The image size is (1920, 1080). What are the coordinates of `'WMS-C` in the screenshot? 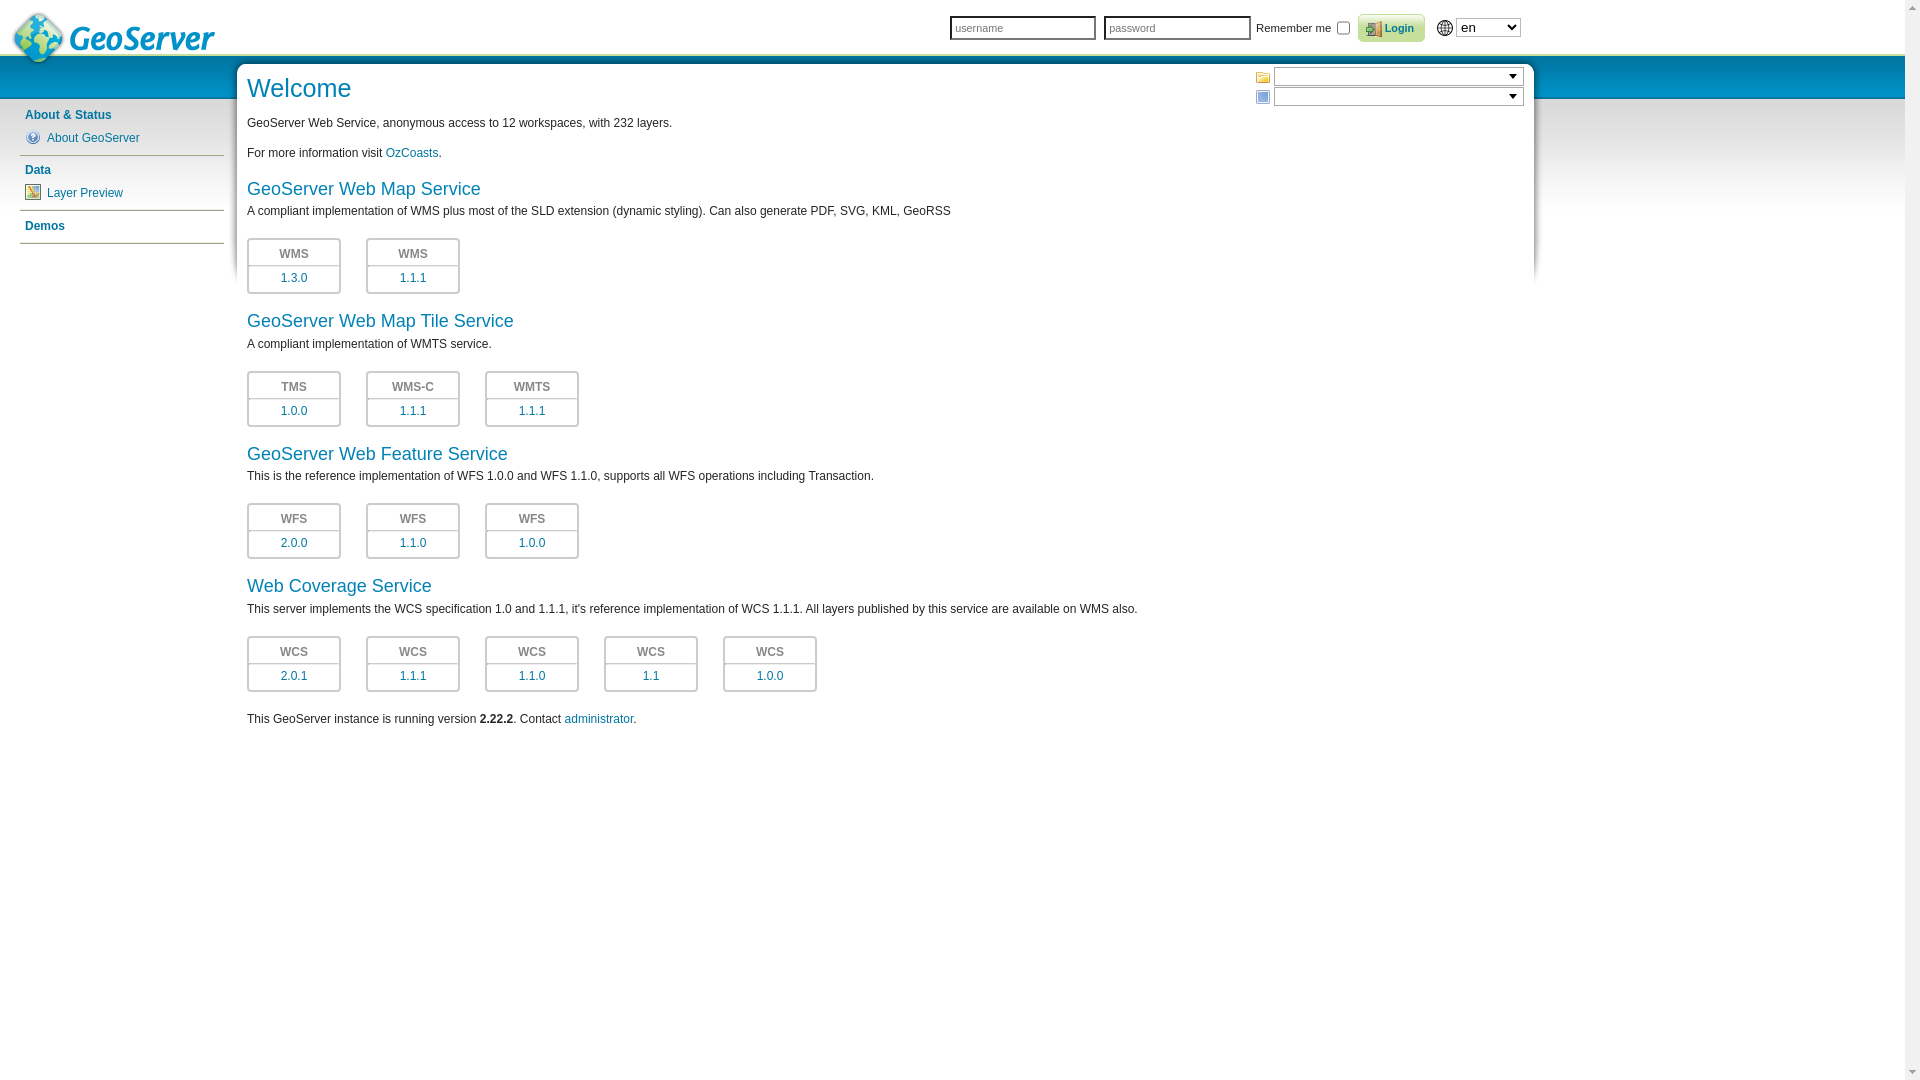 It's located at (411, 398).